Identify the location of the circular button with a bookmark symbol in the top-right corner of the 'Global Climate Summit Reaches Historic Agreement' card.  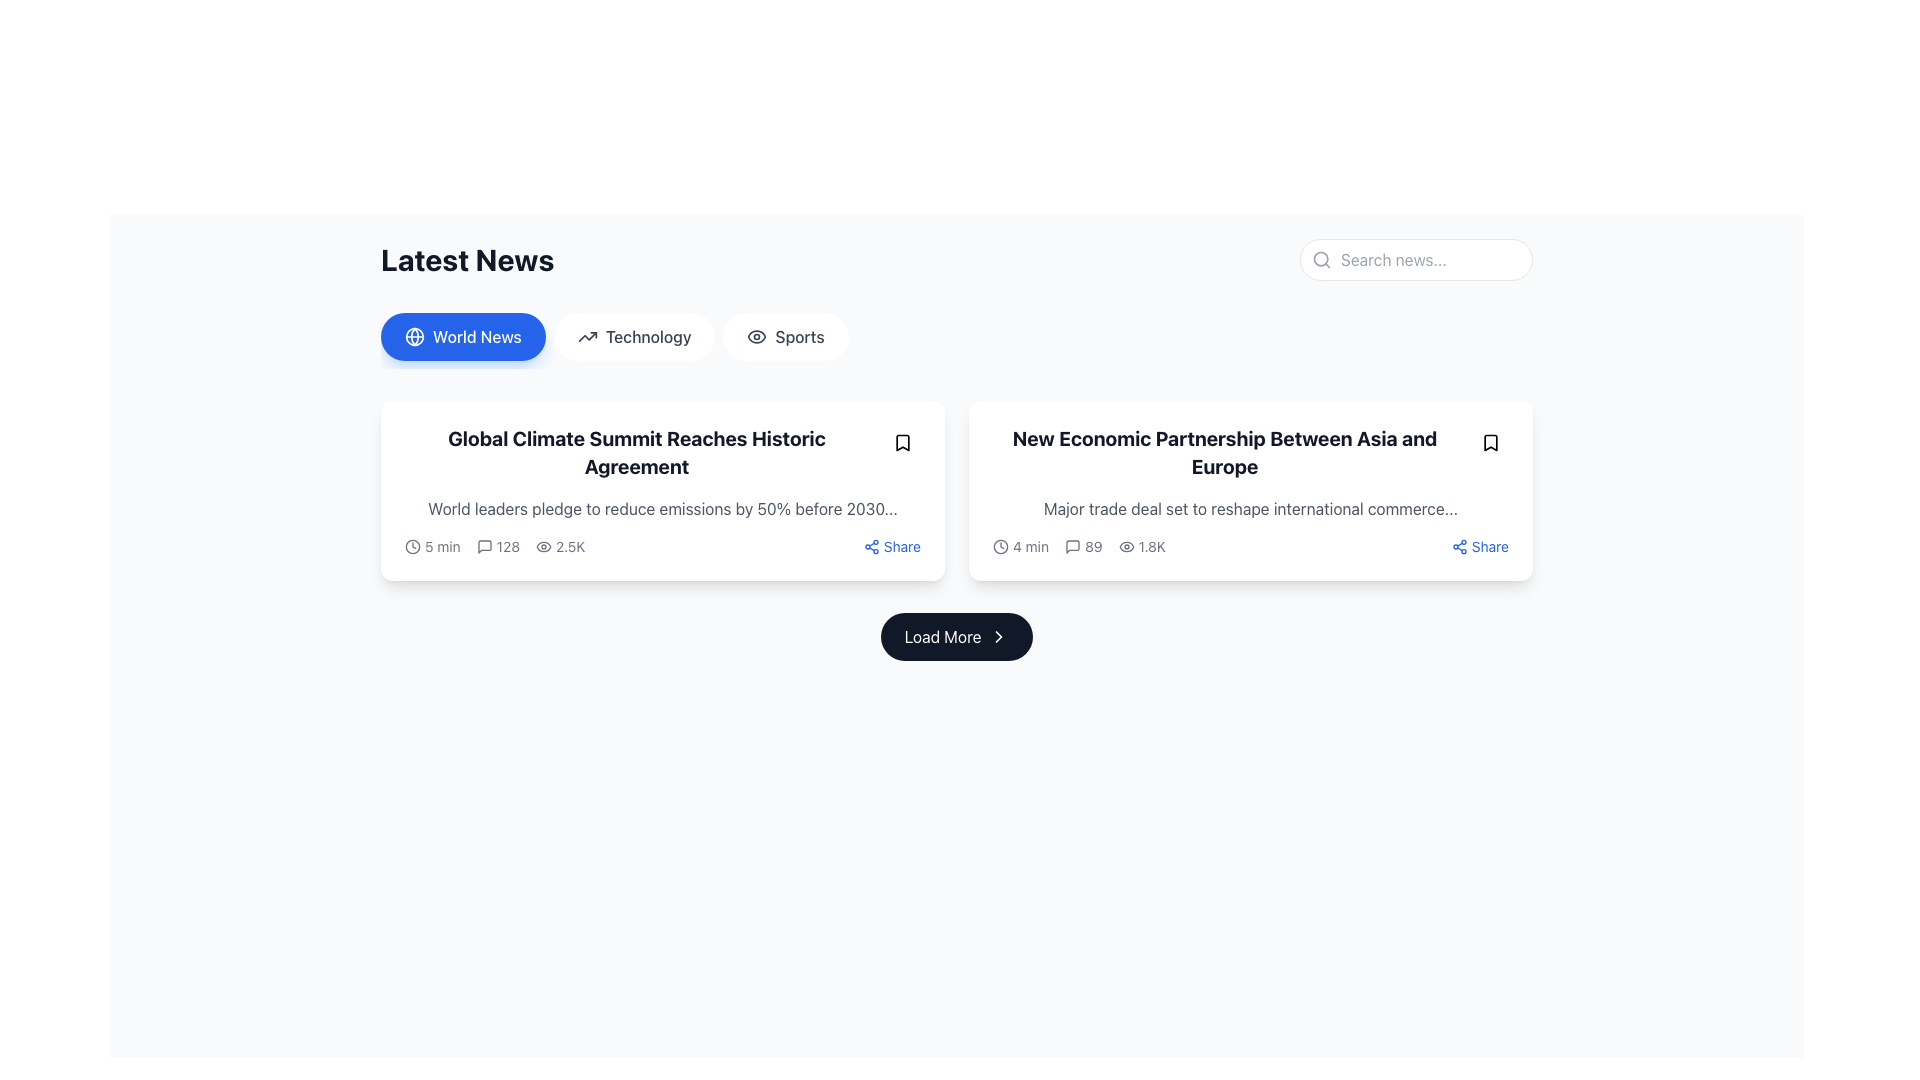
(901, 442).